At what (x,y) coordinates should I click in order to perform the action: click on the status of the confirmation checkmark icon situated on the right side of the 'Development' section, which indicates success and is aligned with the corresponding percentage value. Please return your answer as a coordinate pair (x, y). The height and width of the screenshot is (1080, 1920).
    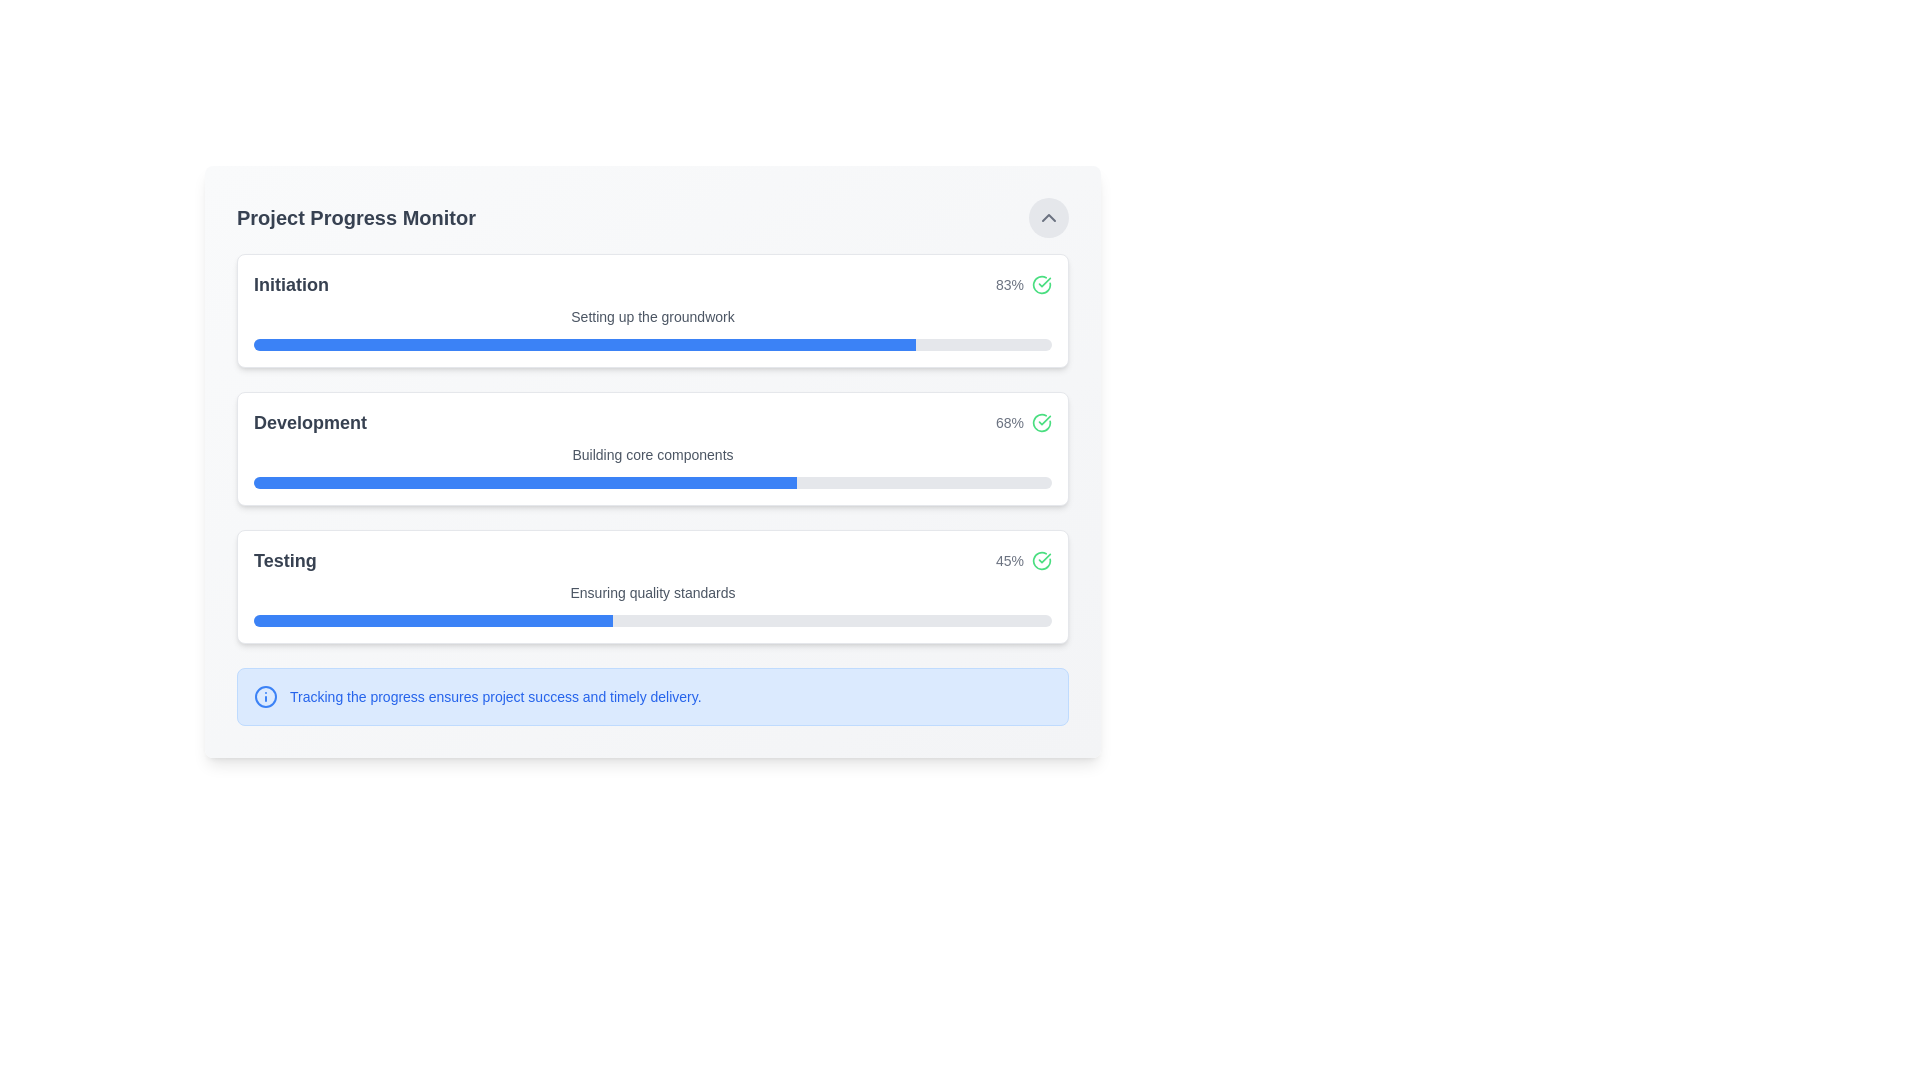
    Looking at the image, I should click on (1040, 560).